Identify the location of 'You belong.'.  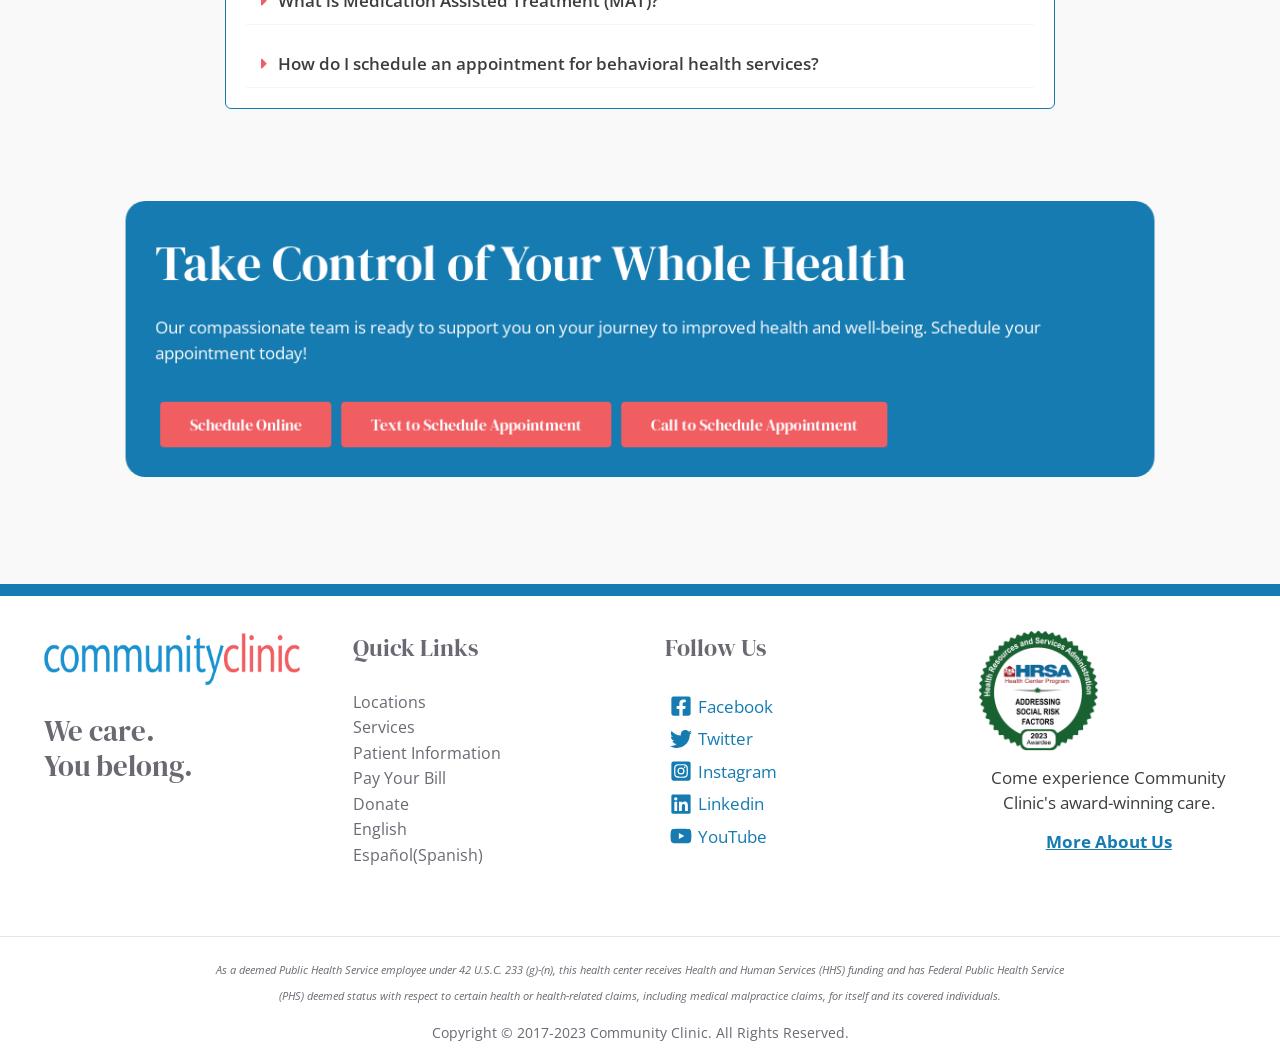
(44, 764).